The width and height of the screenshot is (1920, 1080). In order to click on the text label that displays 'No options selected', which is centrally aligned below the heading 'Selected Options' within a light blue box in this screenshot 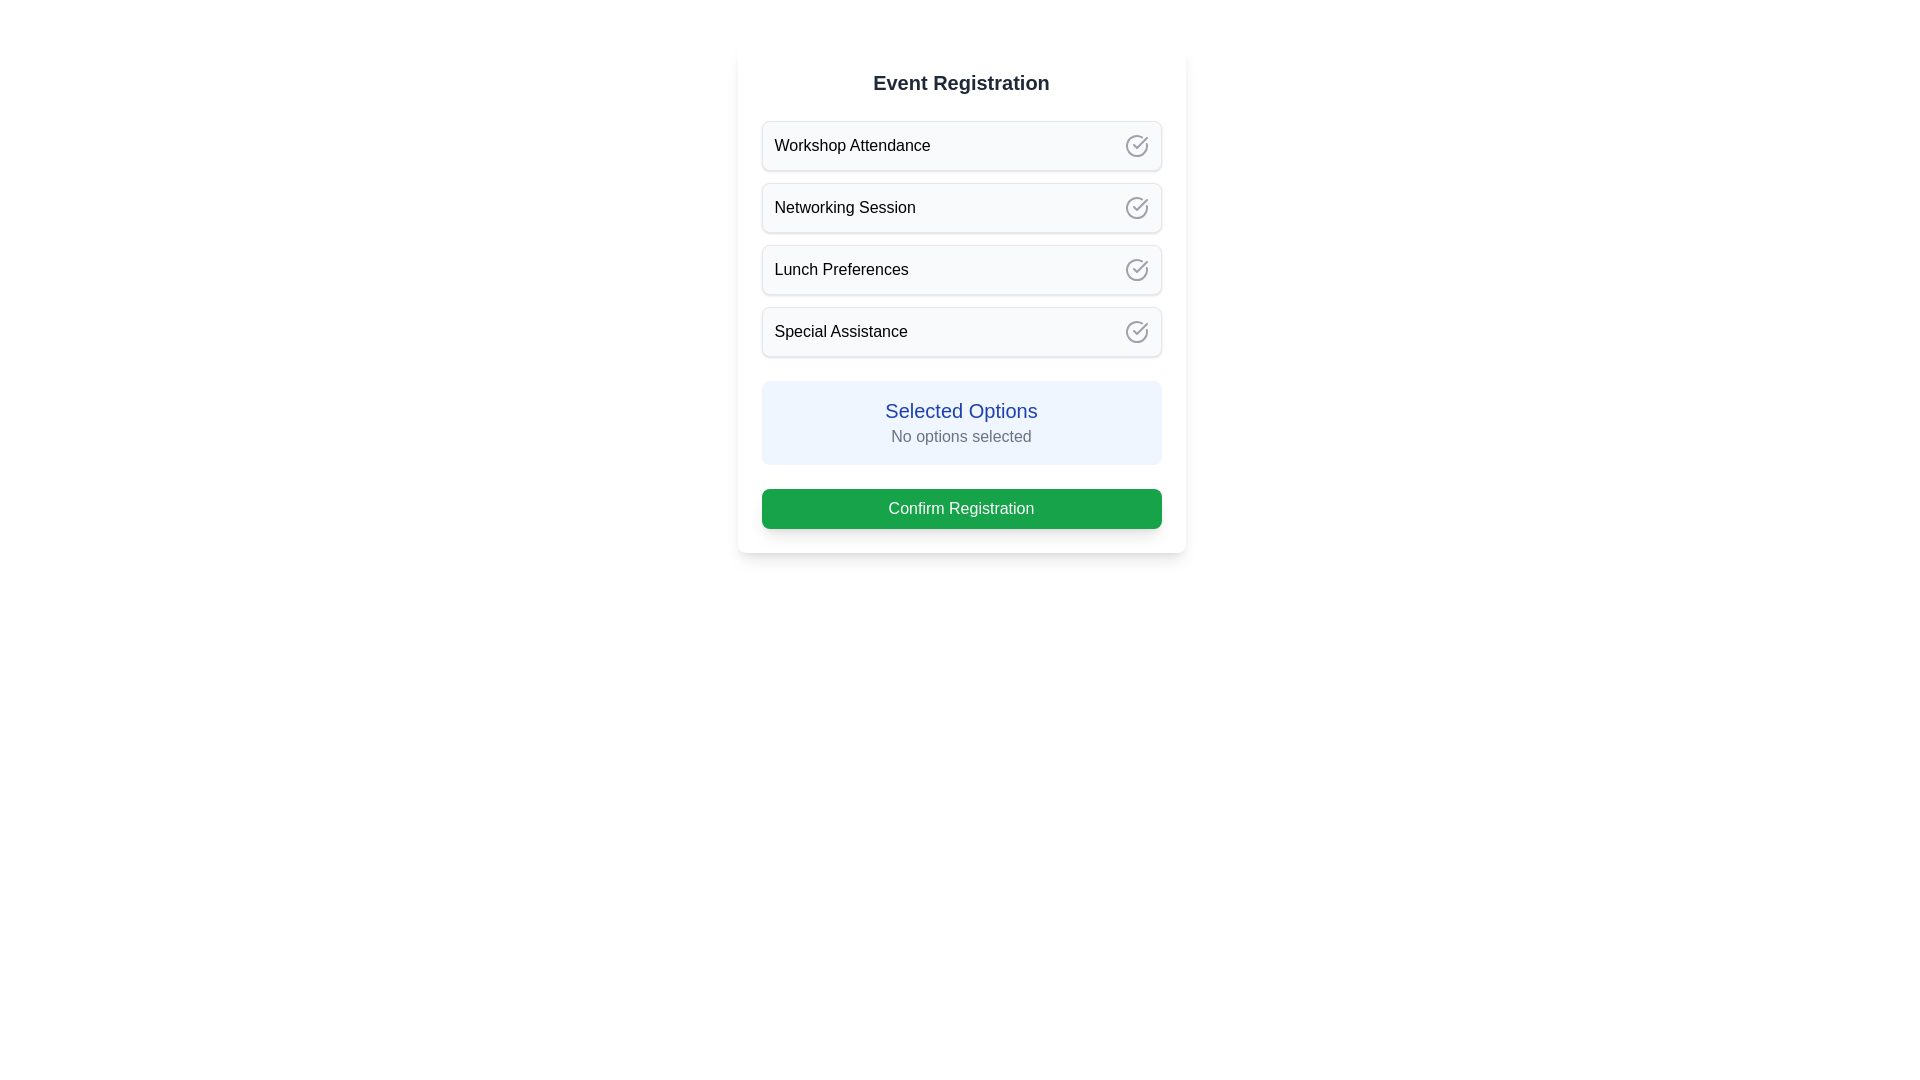, I will do `click(961, 435)`.